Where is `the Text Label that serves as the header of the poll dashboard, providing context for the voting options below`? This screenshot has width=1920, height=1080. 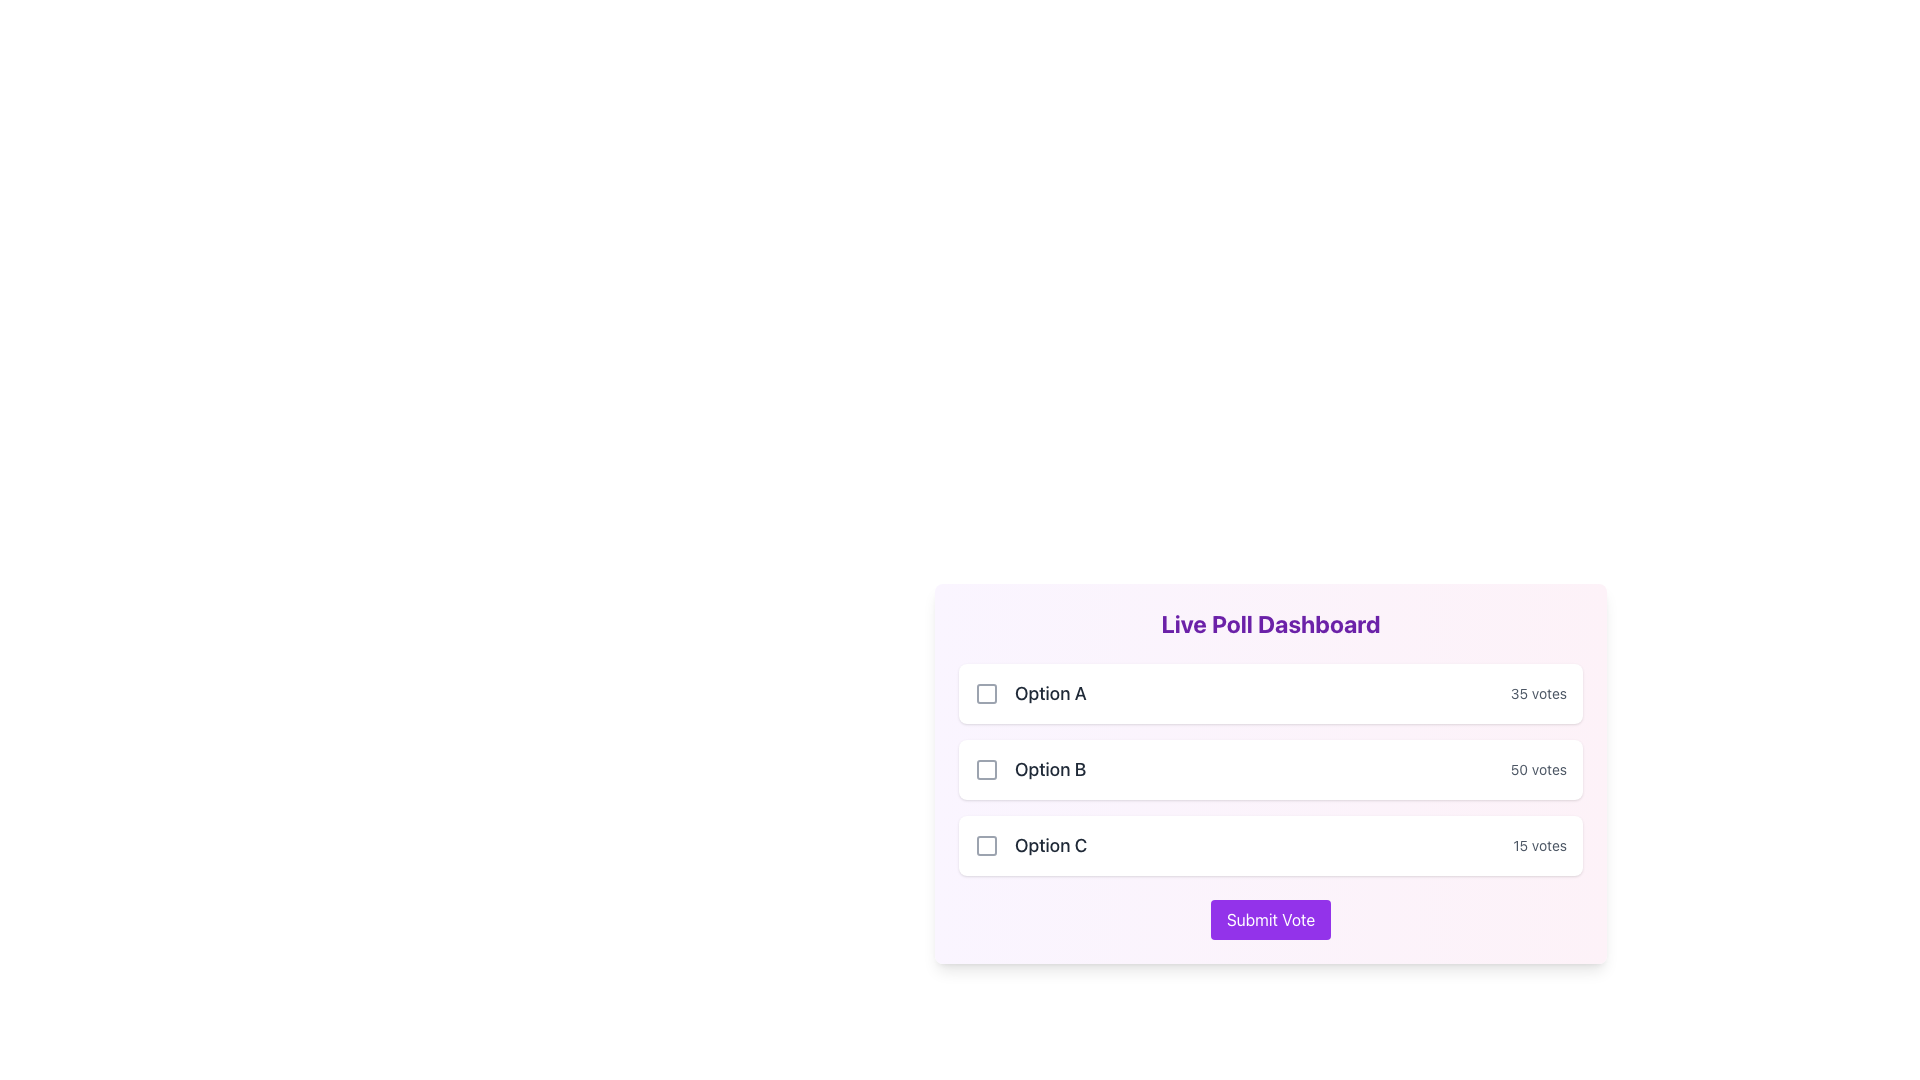
the Text Label that serves as the header of the poll dashboard, providing context for the voting options below is located at coordinates (1270, 623).